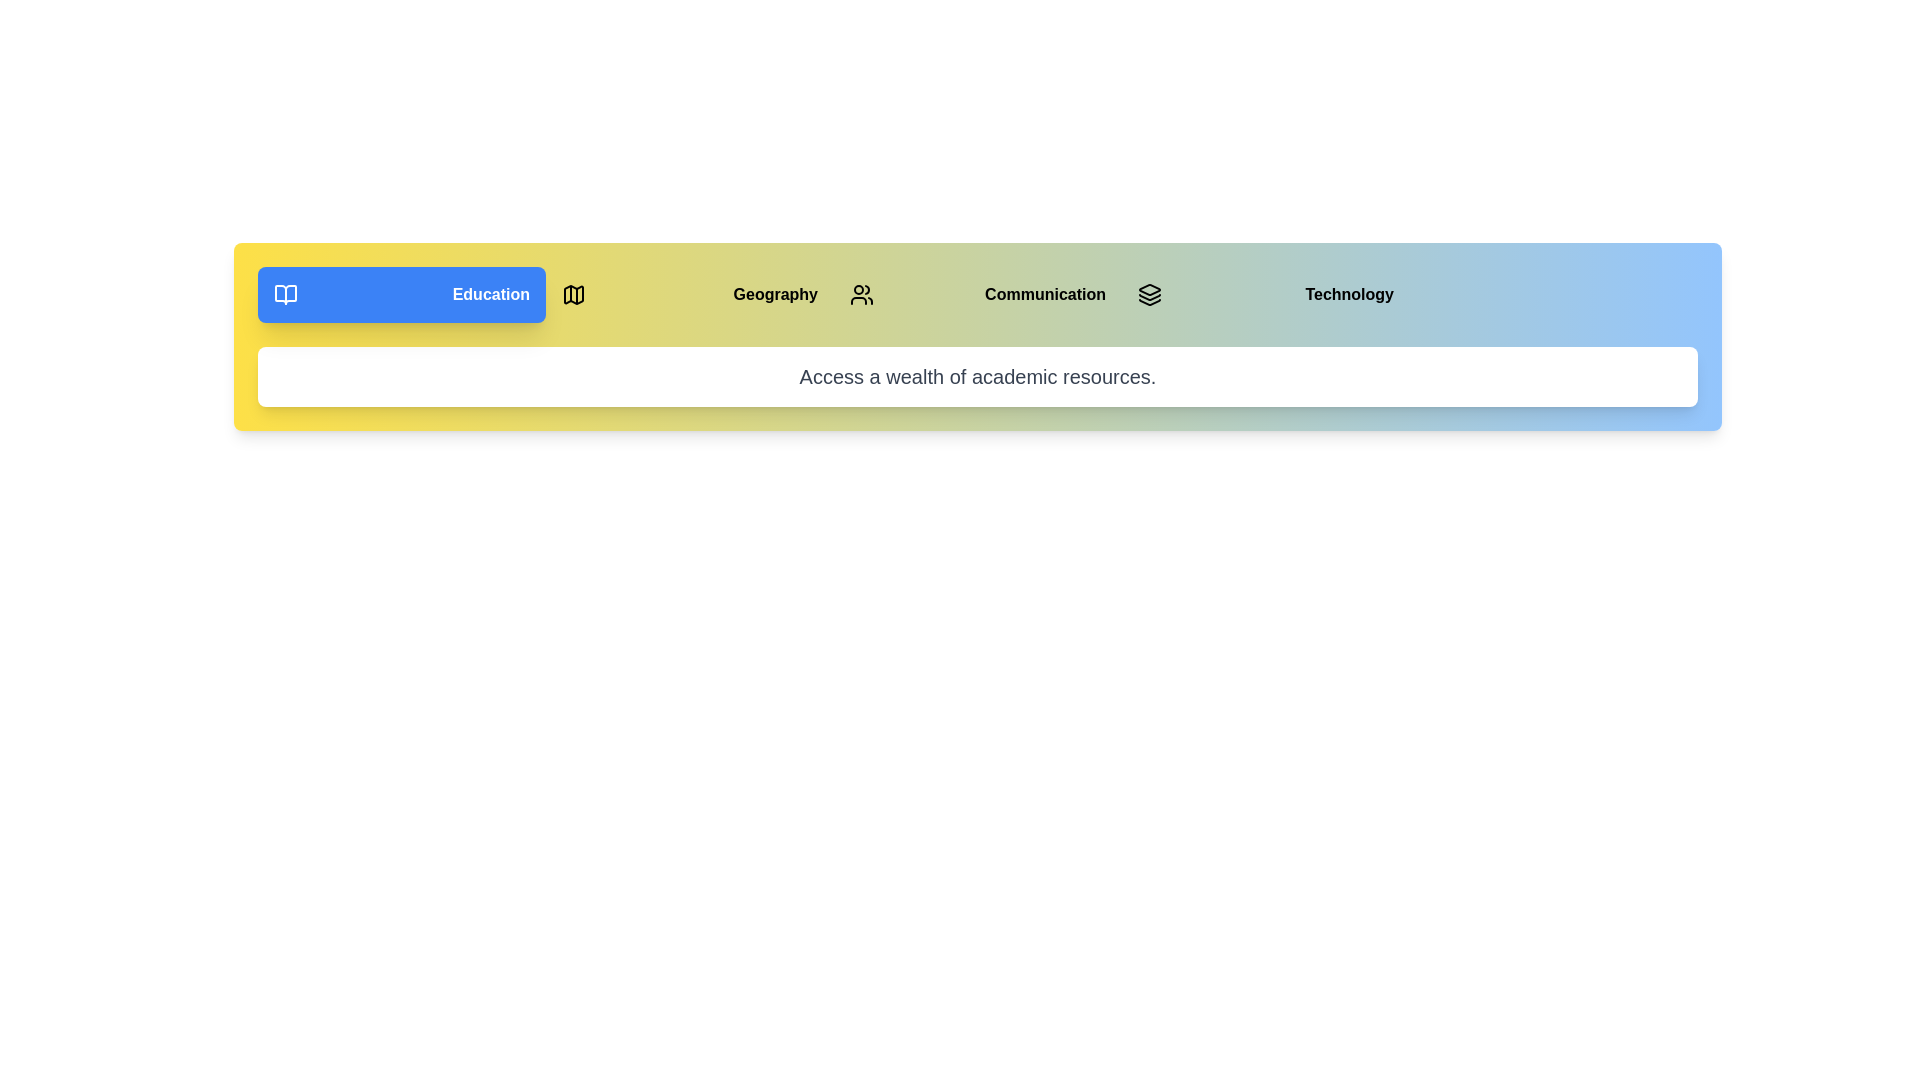  What do you see at coordinates (690, 294) in the screenshot?
I see `the button corresponding to the Geography section to switch to it` at bounding box center [690, 294].